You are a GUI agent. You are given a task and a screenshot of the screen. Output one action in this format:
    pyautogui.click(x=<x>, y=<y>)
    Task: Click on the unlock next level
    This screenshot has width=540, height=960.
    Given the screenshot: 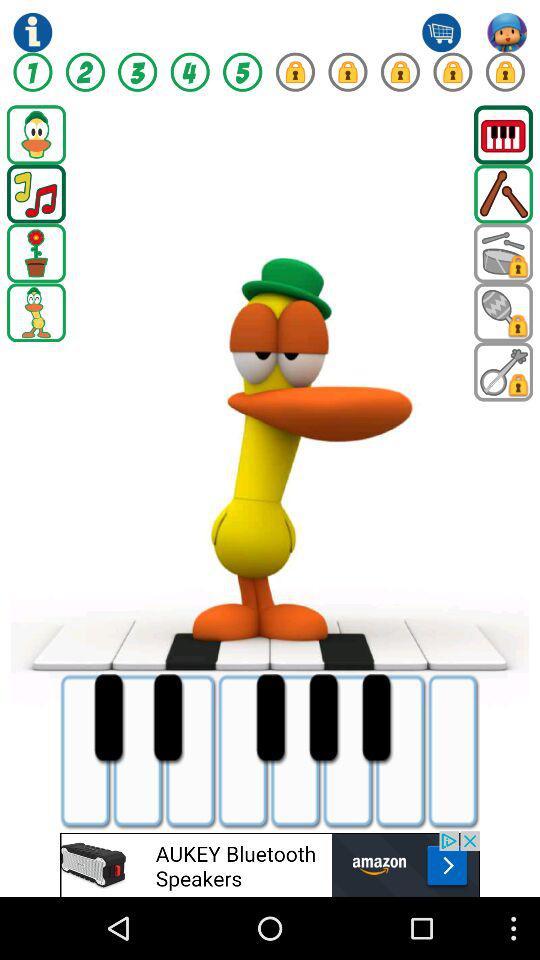 What is the action you would take?
    pyautogui.click(x=294, y=72)
    